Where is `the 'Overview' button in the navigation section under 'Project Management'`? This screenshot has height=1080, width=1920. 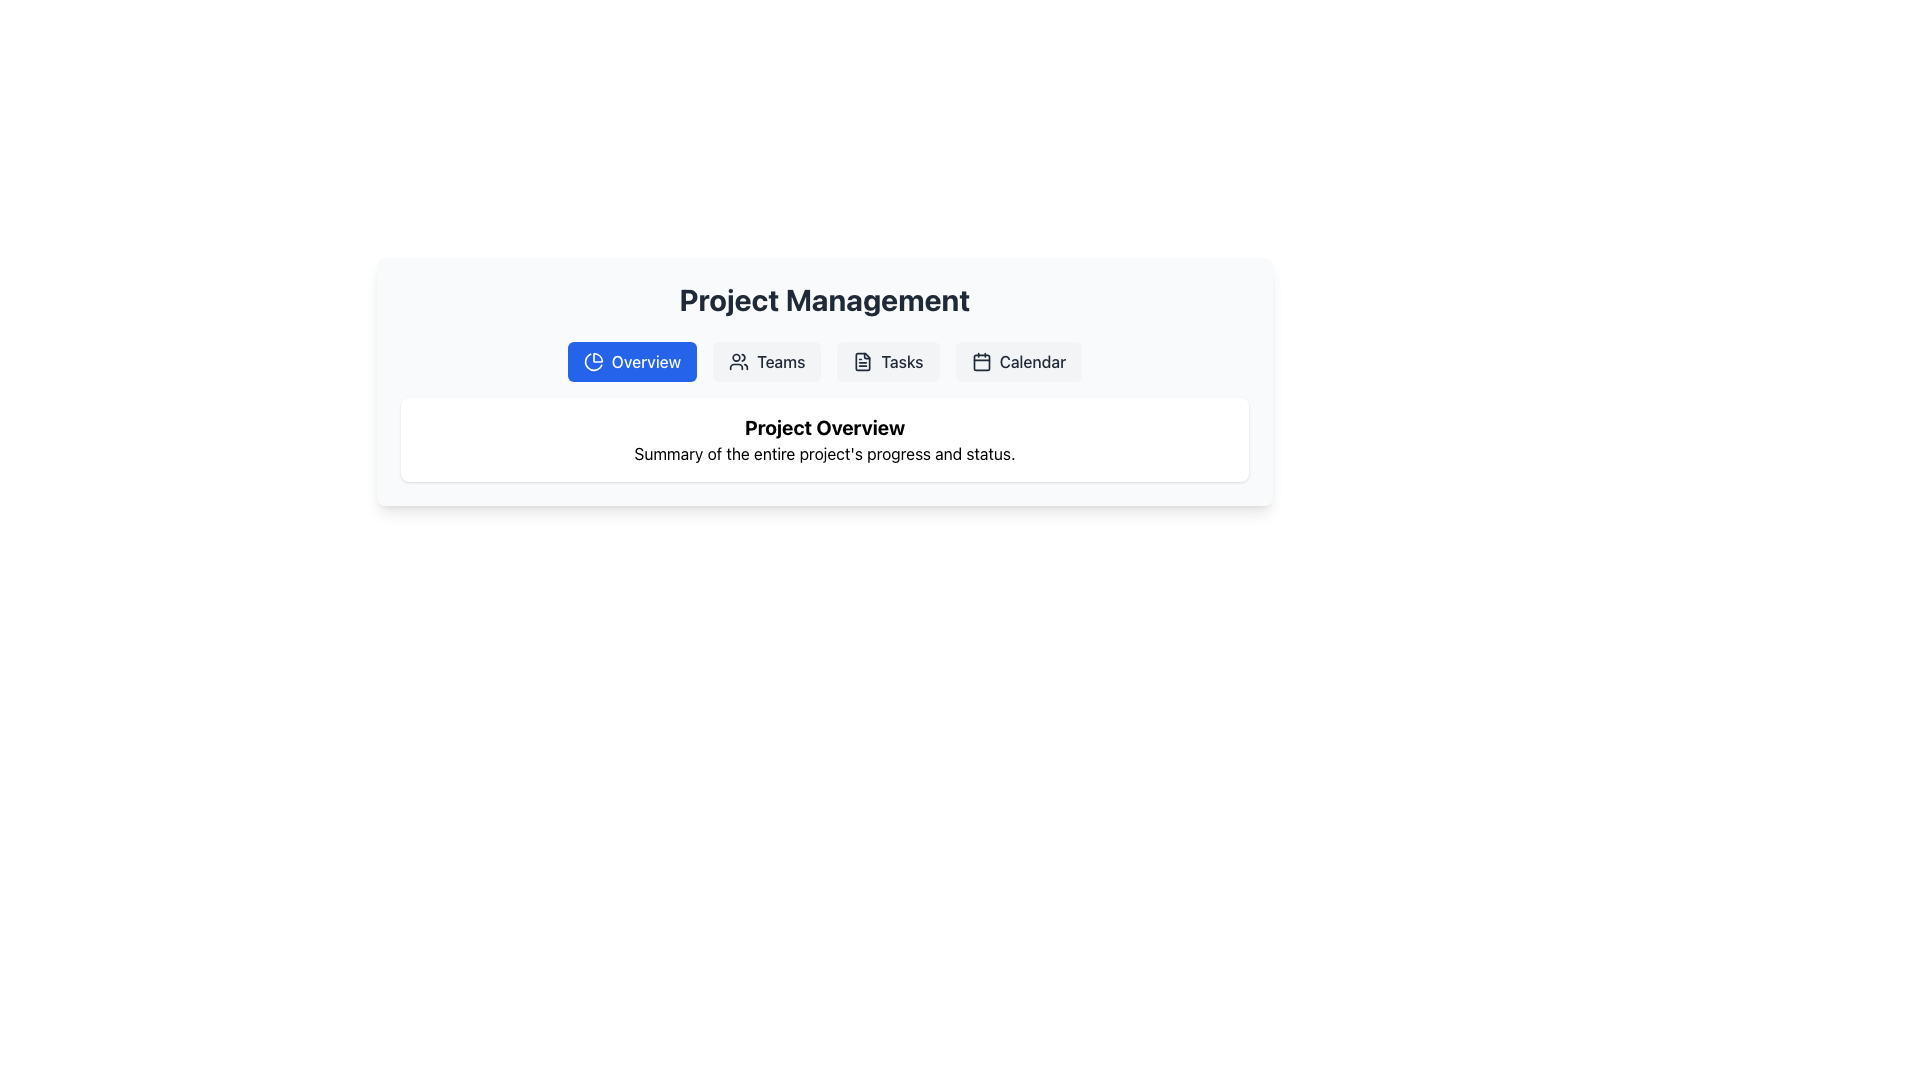
the 'Overview' button in the navigation section under 'Project Management' is located at coordinates (631, 362).